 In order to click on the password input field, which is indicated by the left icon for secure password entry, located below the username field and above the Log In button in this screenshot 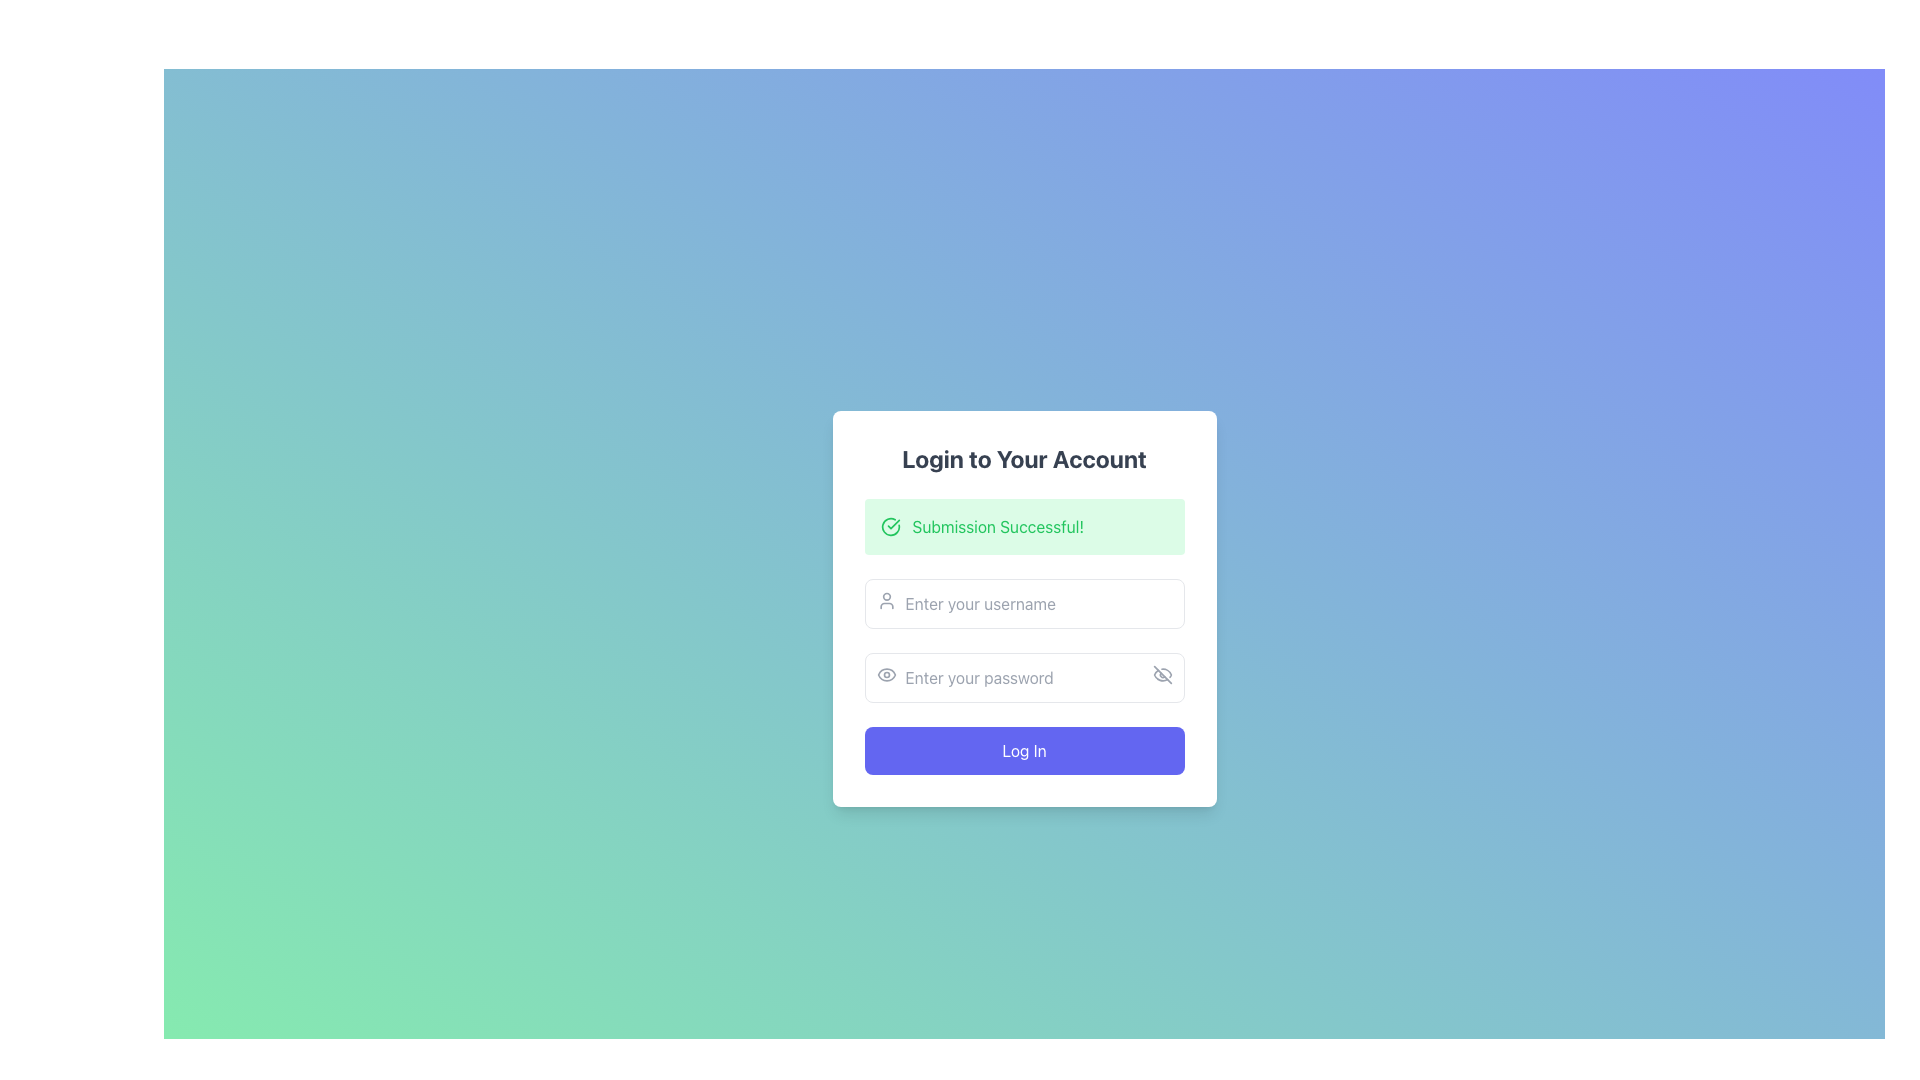, I will do `click(1024, 677)`.